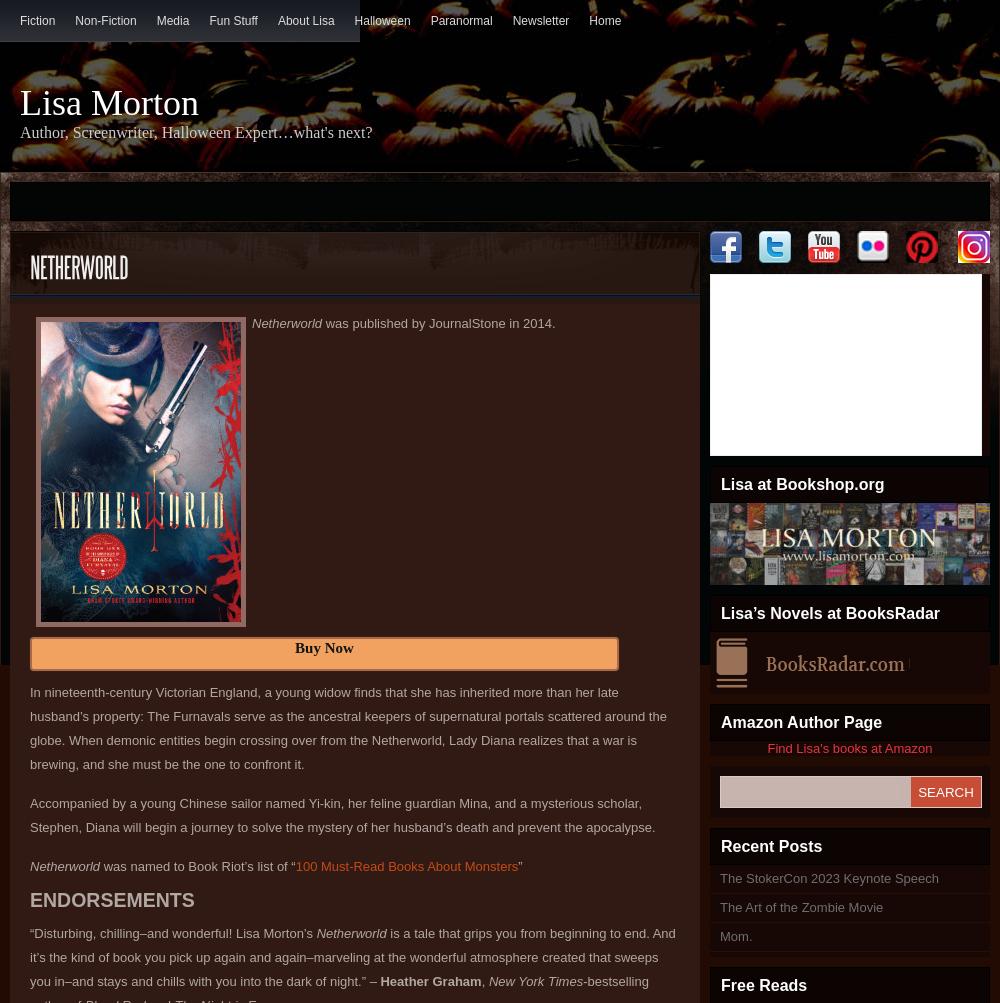 This screenshot has width=1000, height=1003. I want to click on 'Fun Stuff', so click(232, 20).